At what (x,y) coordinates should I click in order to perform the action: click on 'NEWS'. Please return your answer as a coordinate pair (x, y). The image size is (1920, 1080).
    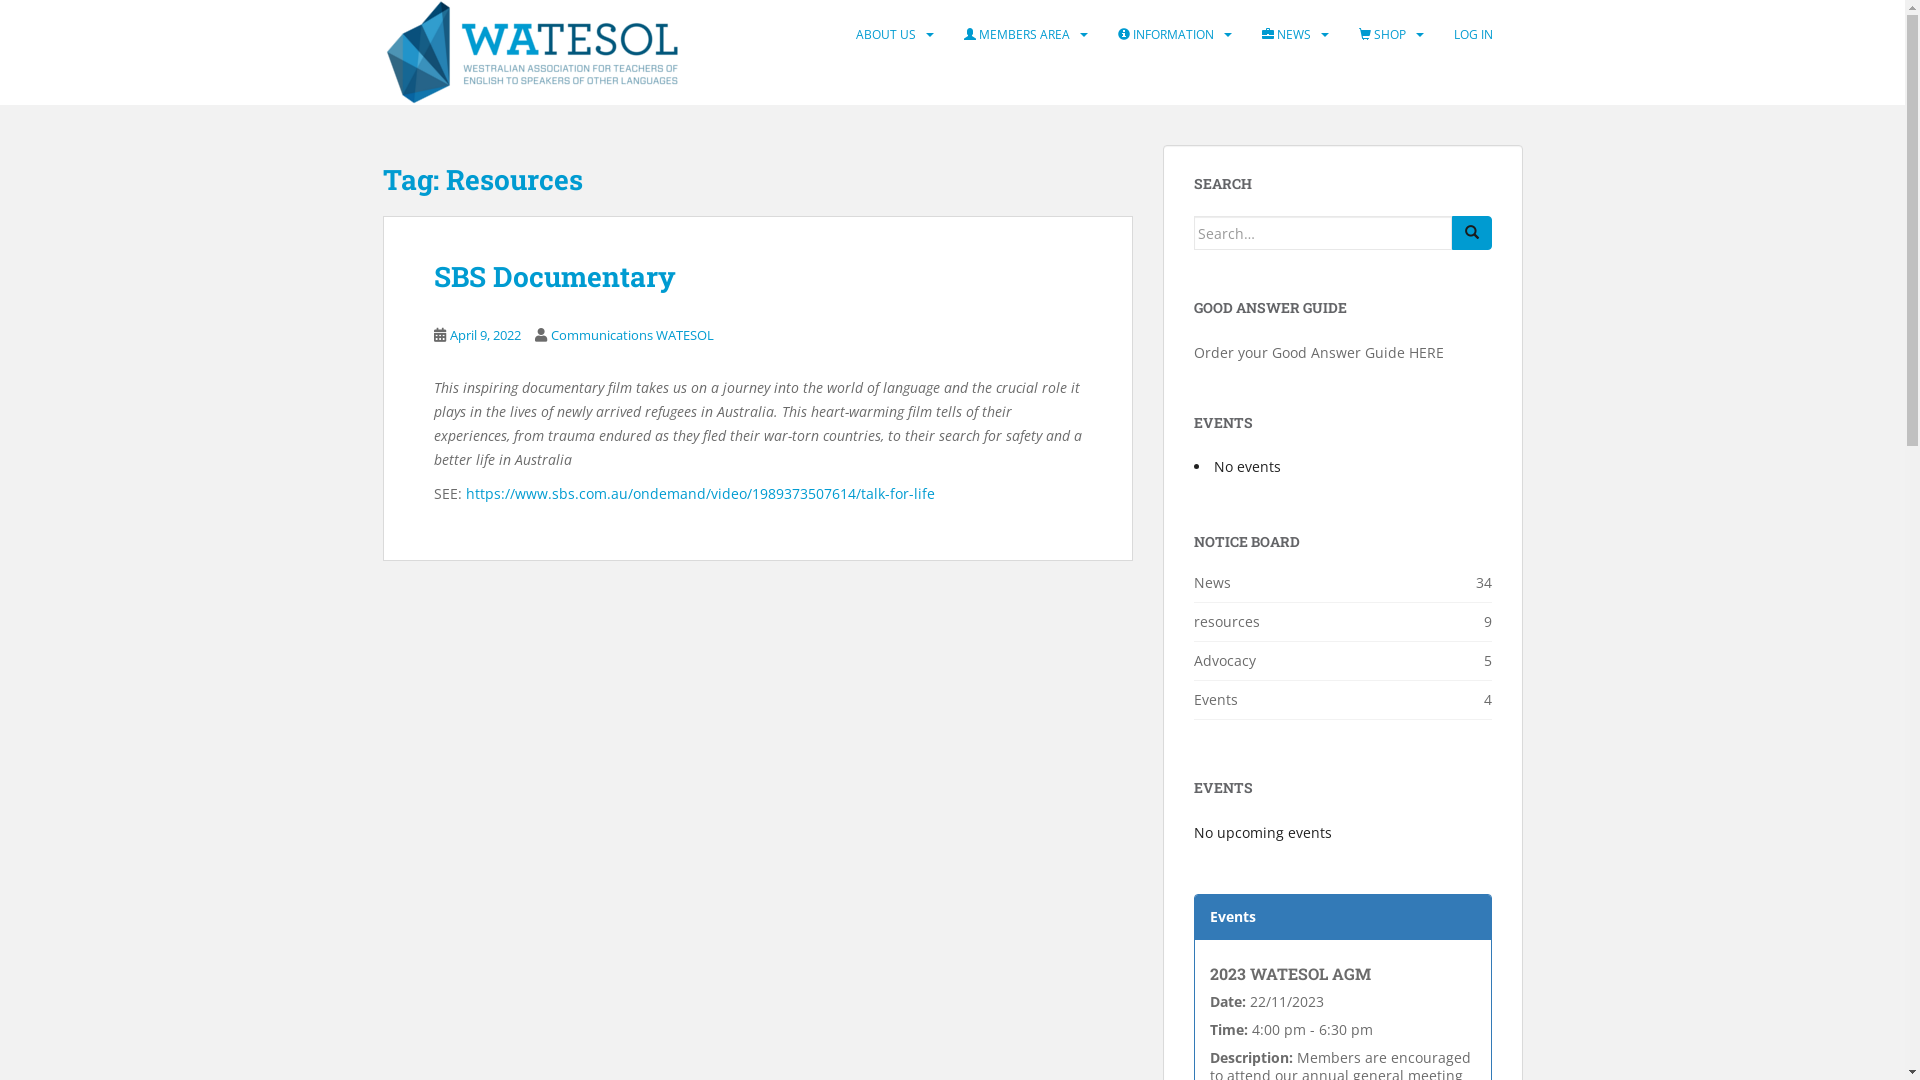
    Looking at the image, I should click on (1286, 34).